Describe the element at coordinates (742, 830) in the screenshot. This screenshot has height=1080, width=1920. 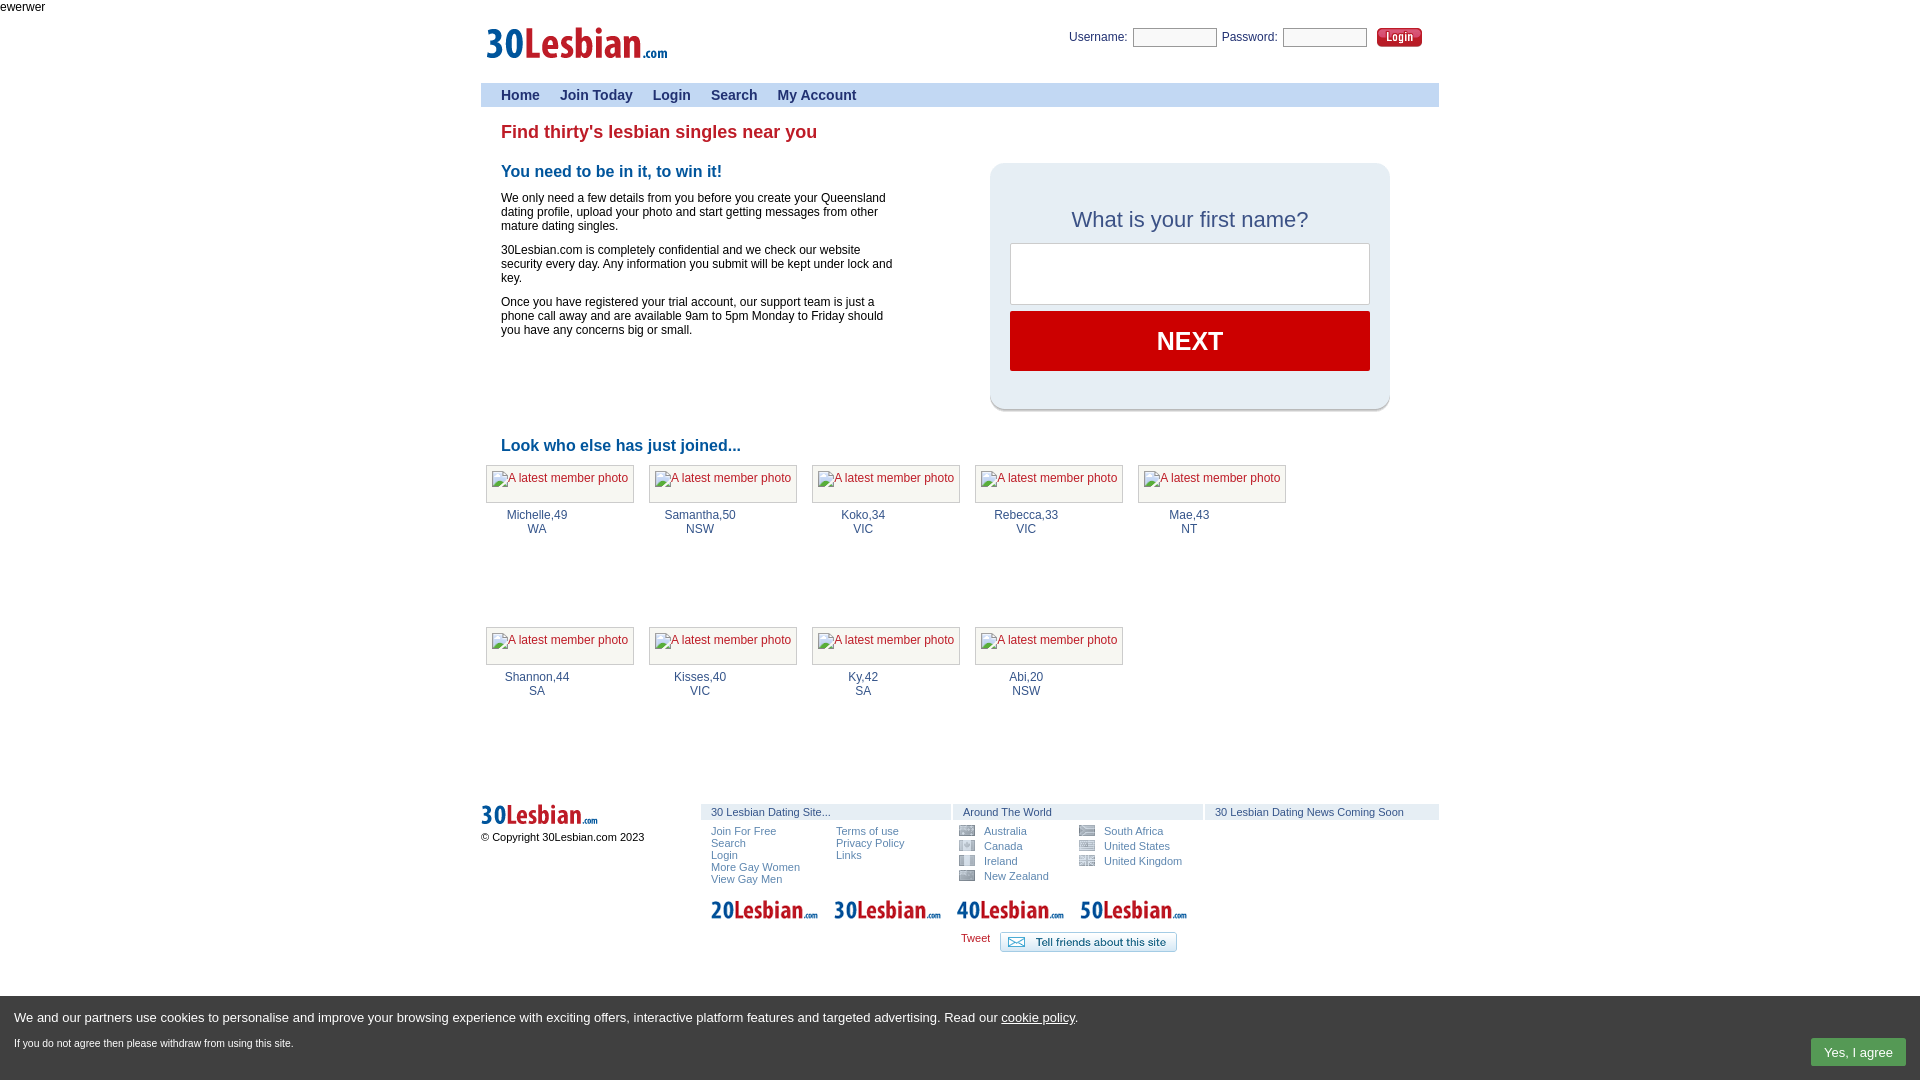
I see `'Join For Free'` at that location.